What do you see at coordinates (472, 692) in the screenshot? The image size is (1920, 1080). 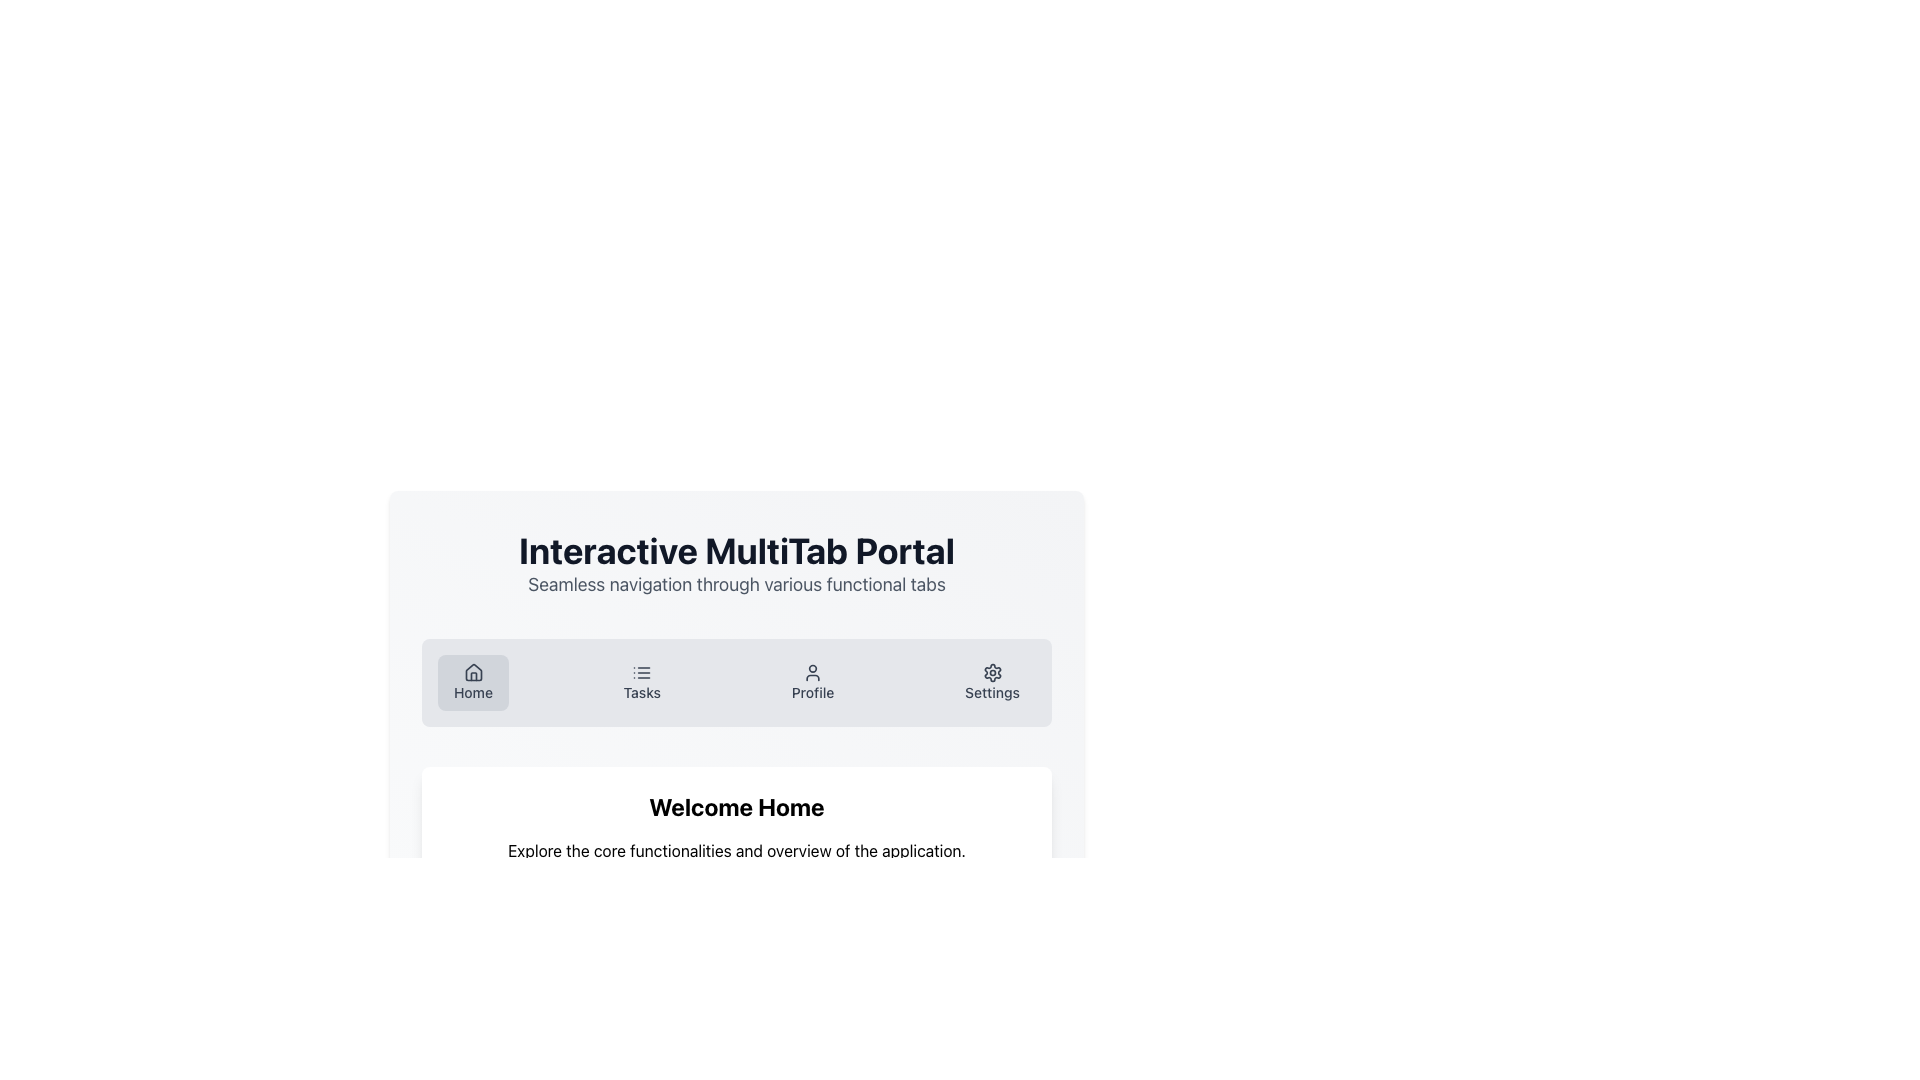 I see `the 'Home' text label in the navigation bar, which is the left-most item and indicates the homepage functionality` at bounding box center [472, 692].